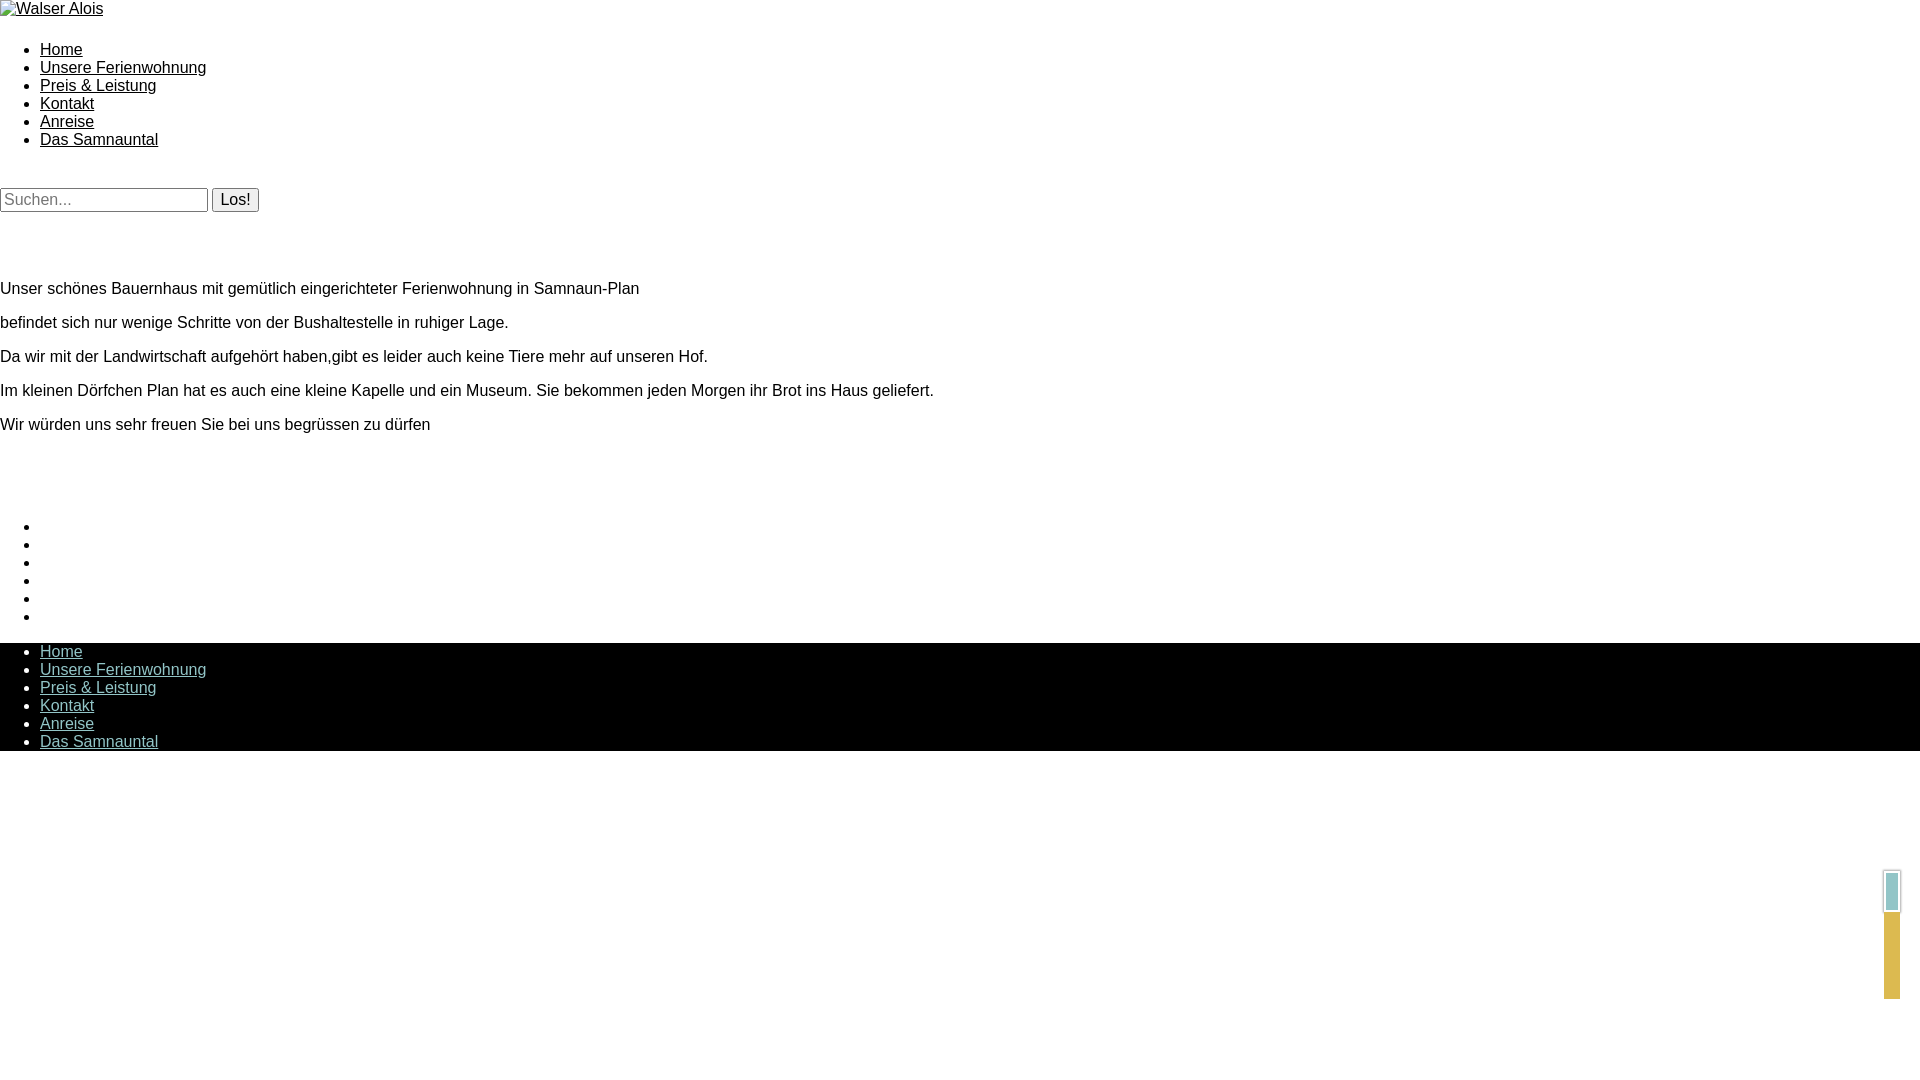  Describe the element at coordinates (122, 66) in the screenshot. I see `'Unsere Ferienwohnung'` at that location.